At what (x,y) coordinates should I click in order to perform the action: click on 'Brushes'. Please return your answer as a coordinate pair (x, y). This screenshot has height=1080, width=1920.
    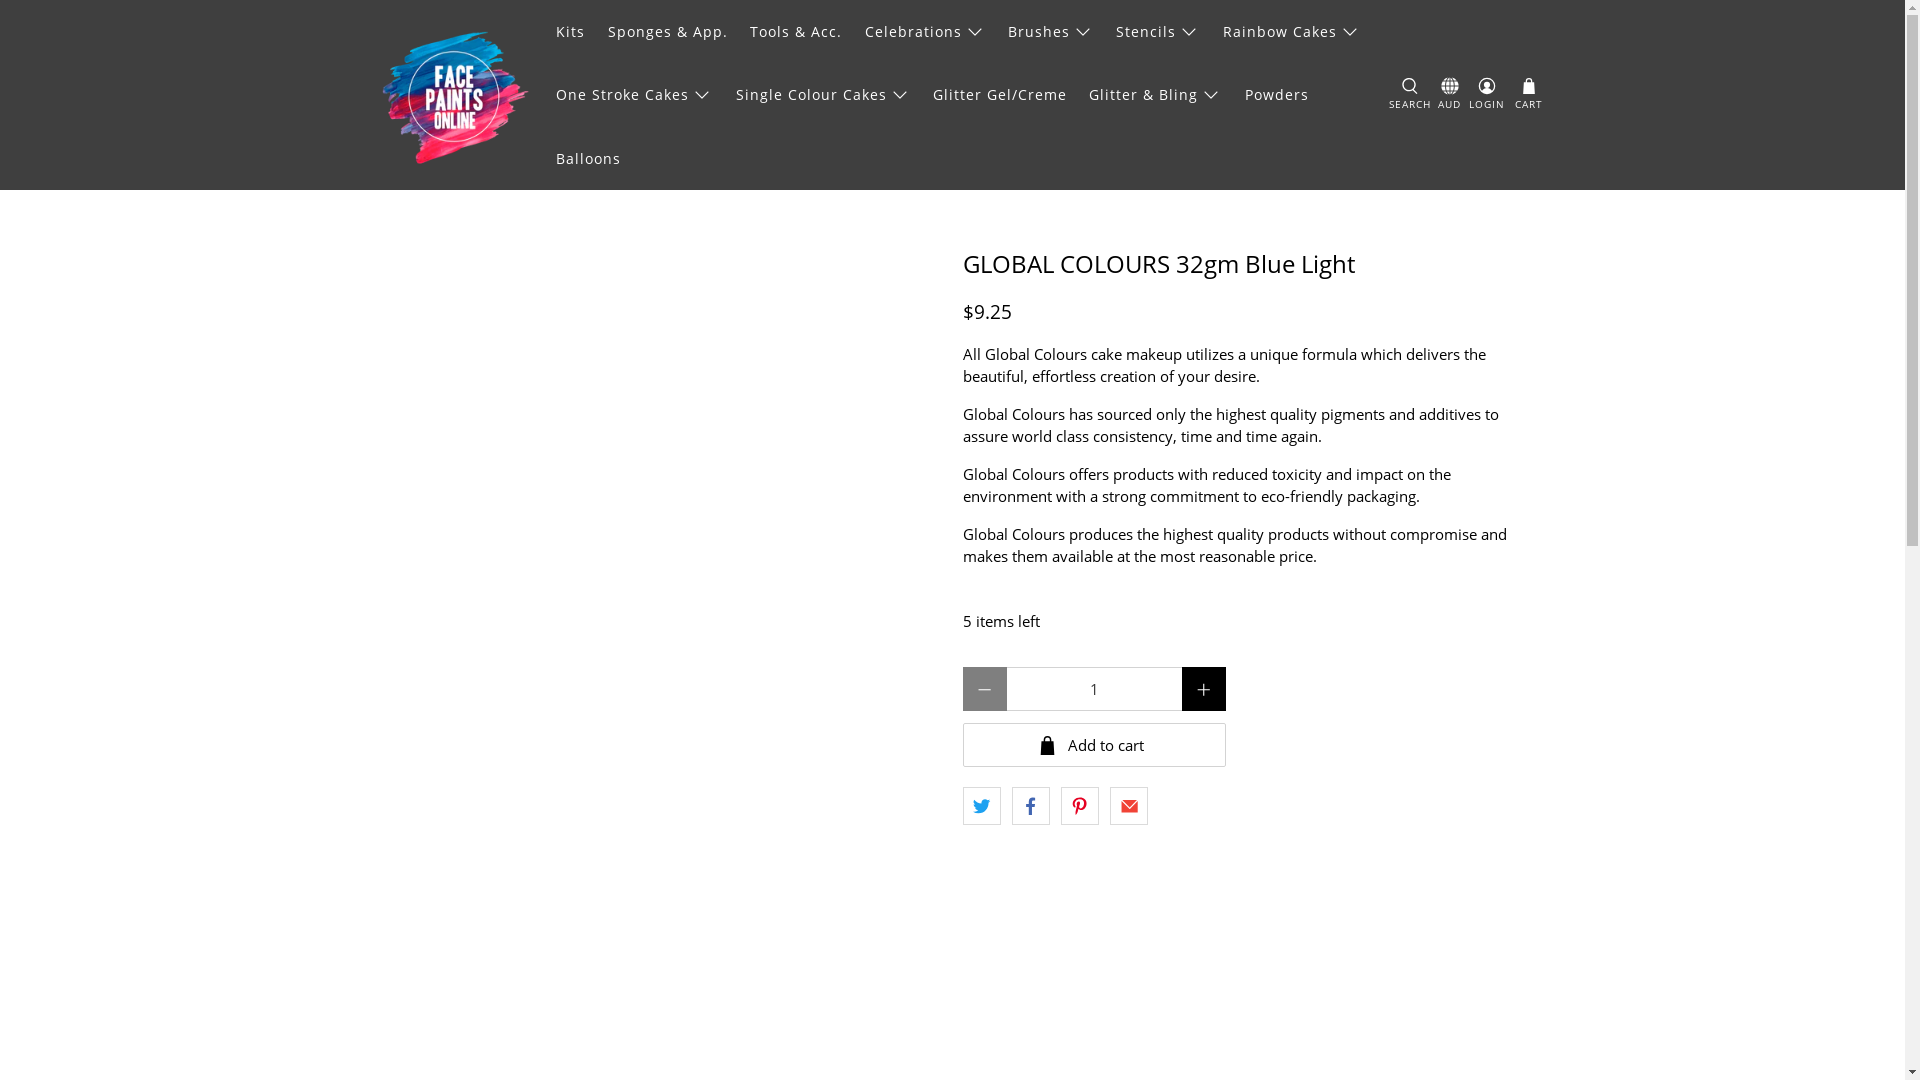
    Looking at the image, I should click on (1050, 31).